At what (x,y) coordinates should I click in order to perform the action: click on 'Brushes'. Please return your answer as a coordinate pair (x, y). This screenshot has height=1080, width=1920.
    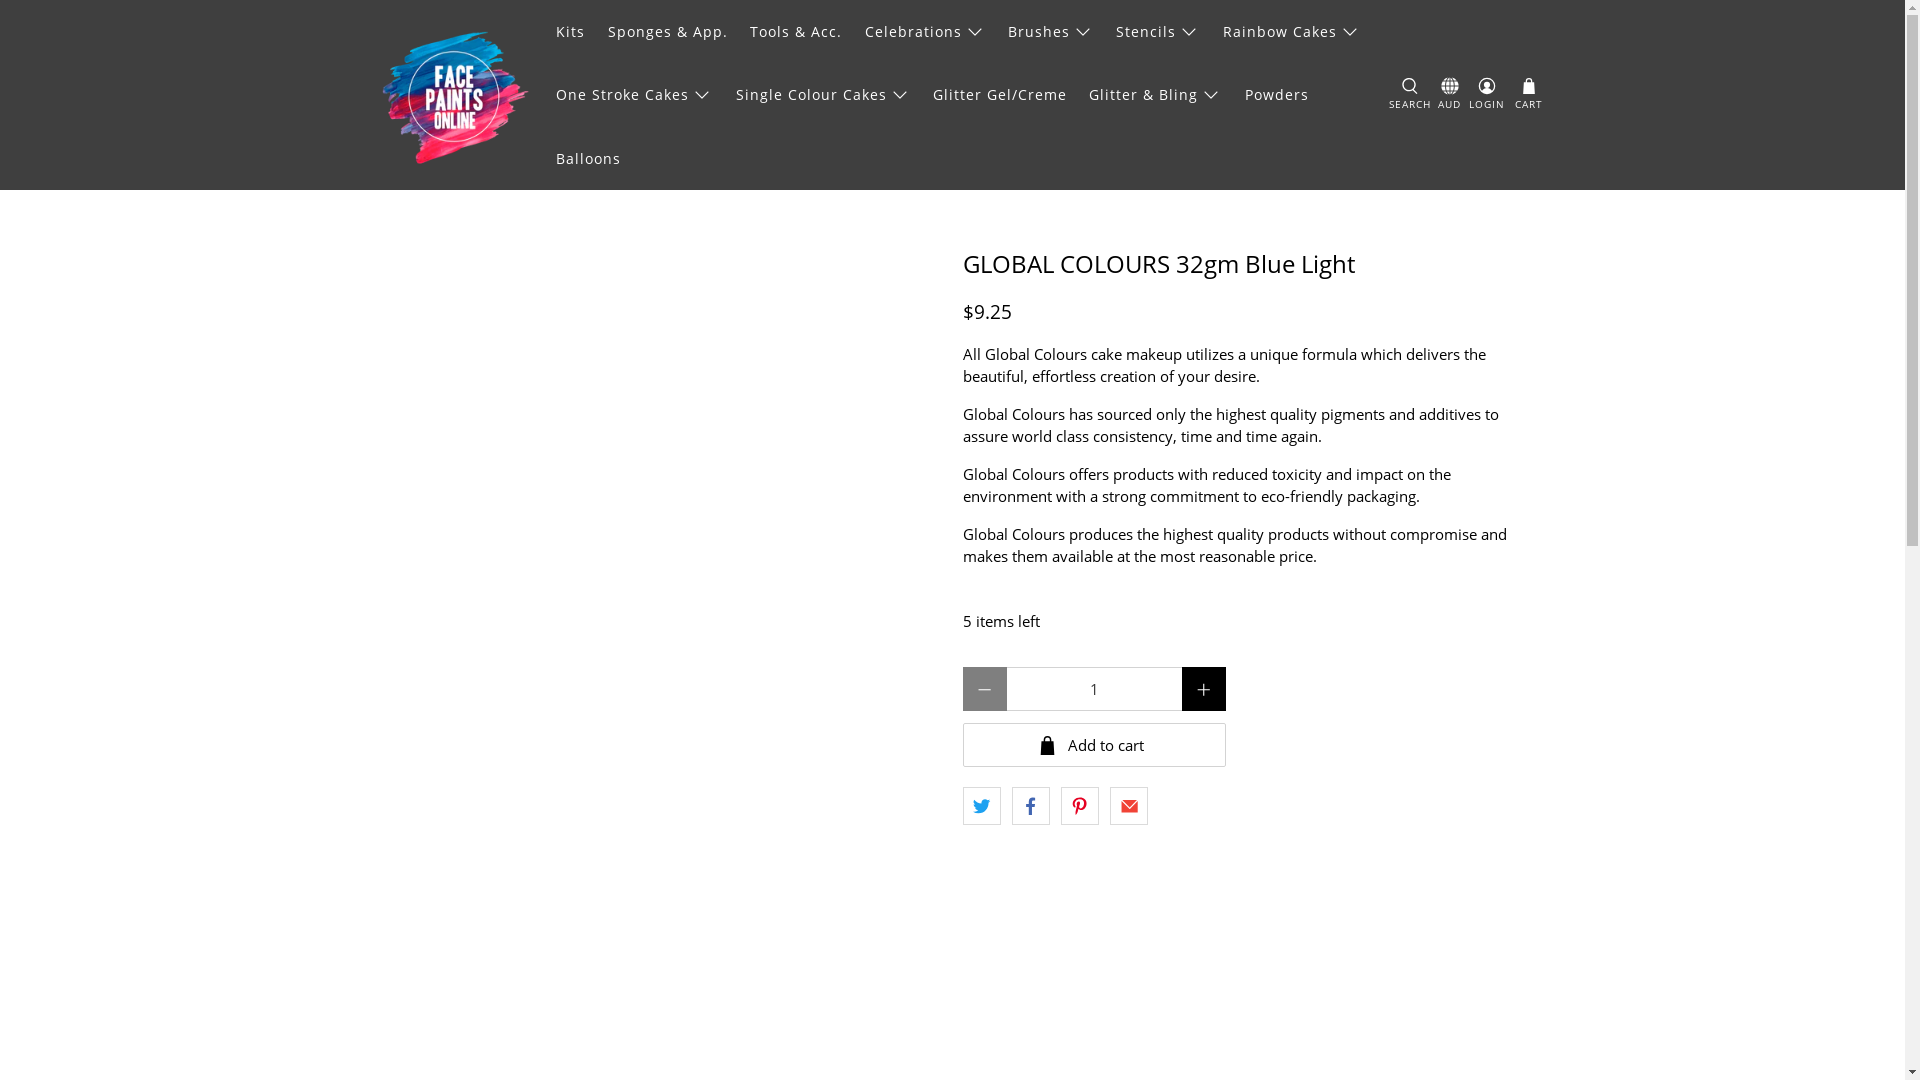
    Looking at the image, I should click on (1050, 31).